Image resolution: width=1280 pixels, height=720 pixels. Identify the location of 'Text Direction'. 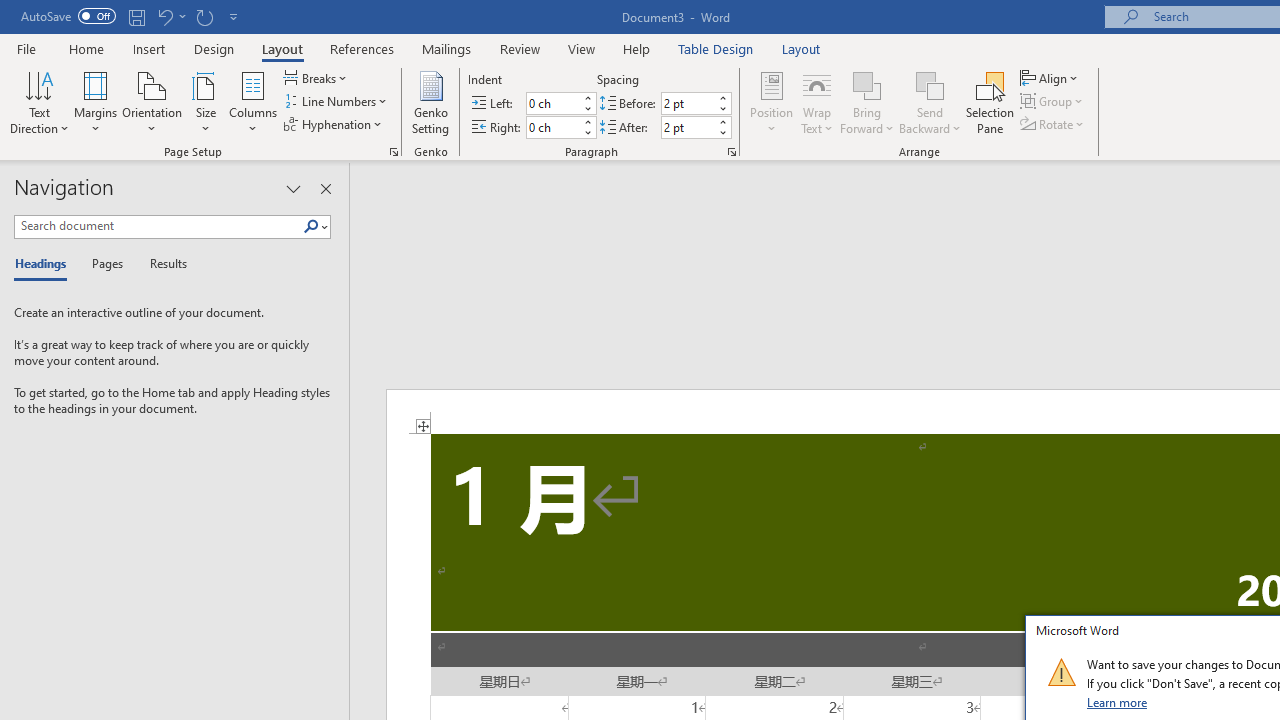
(39, 103).